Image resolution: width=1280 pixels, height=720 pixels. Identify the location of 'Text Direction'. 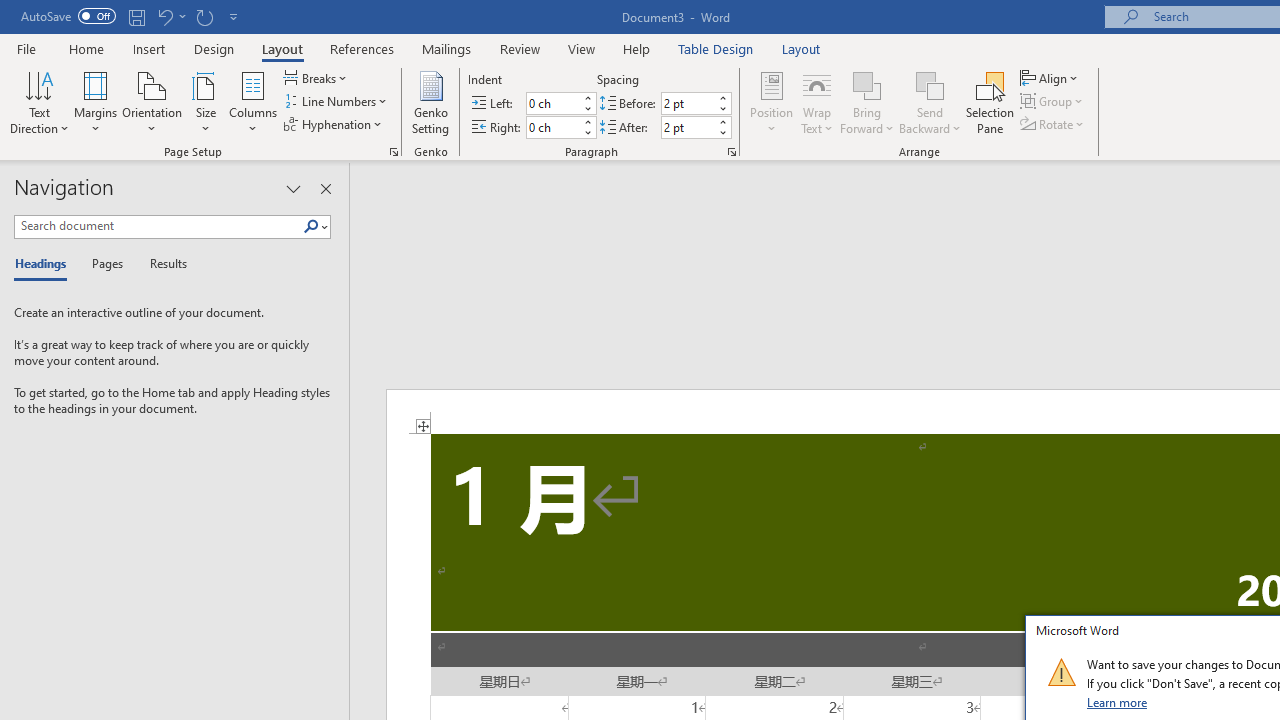
(39, 103).